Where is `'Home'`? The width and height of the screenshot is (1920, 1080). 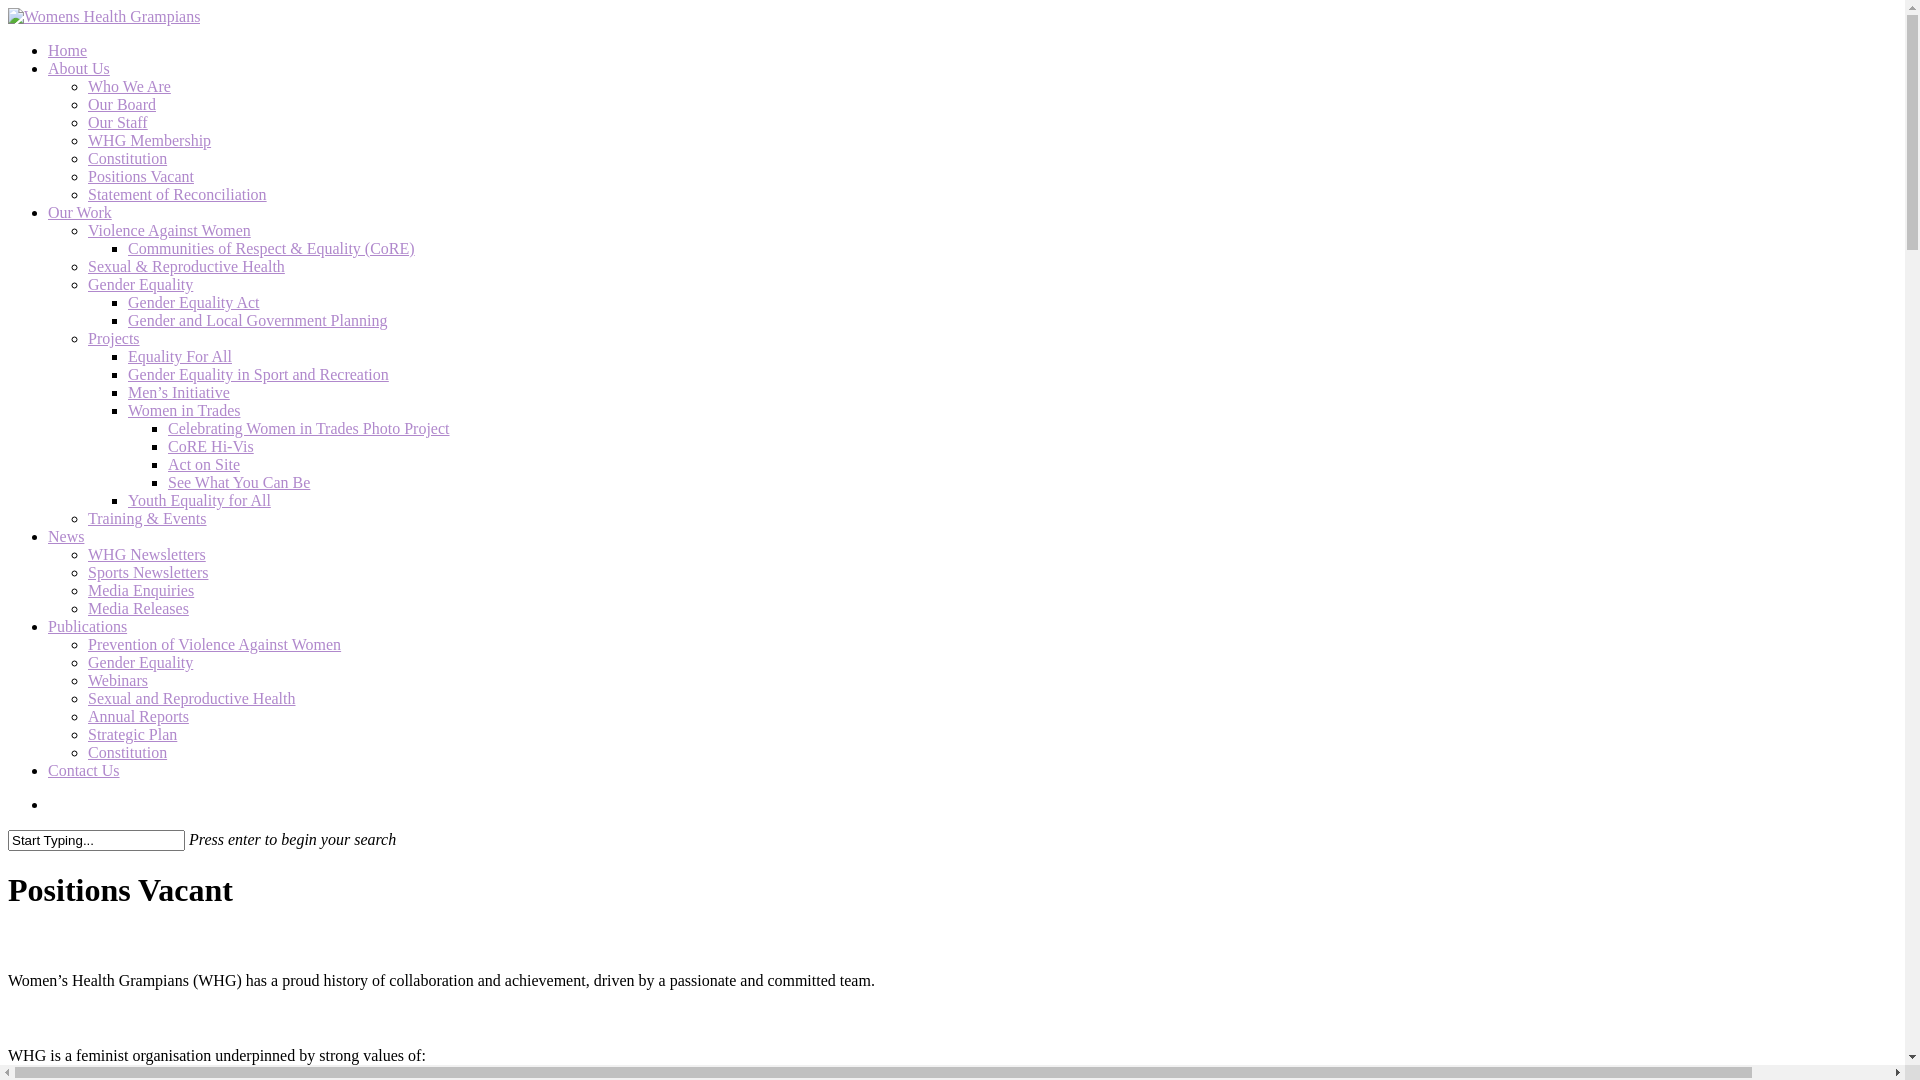 'Home' is located at coordinates (67, 49).